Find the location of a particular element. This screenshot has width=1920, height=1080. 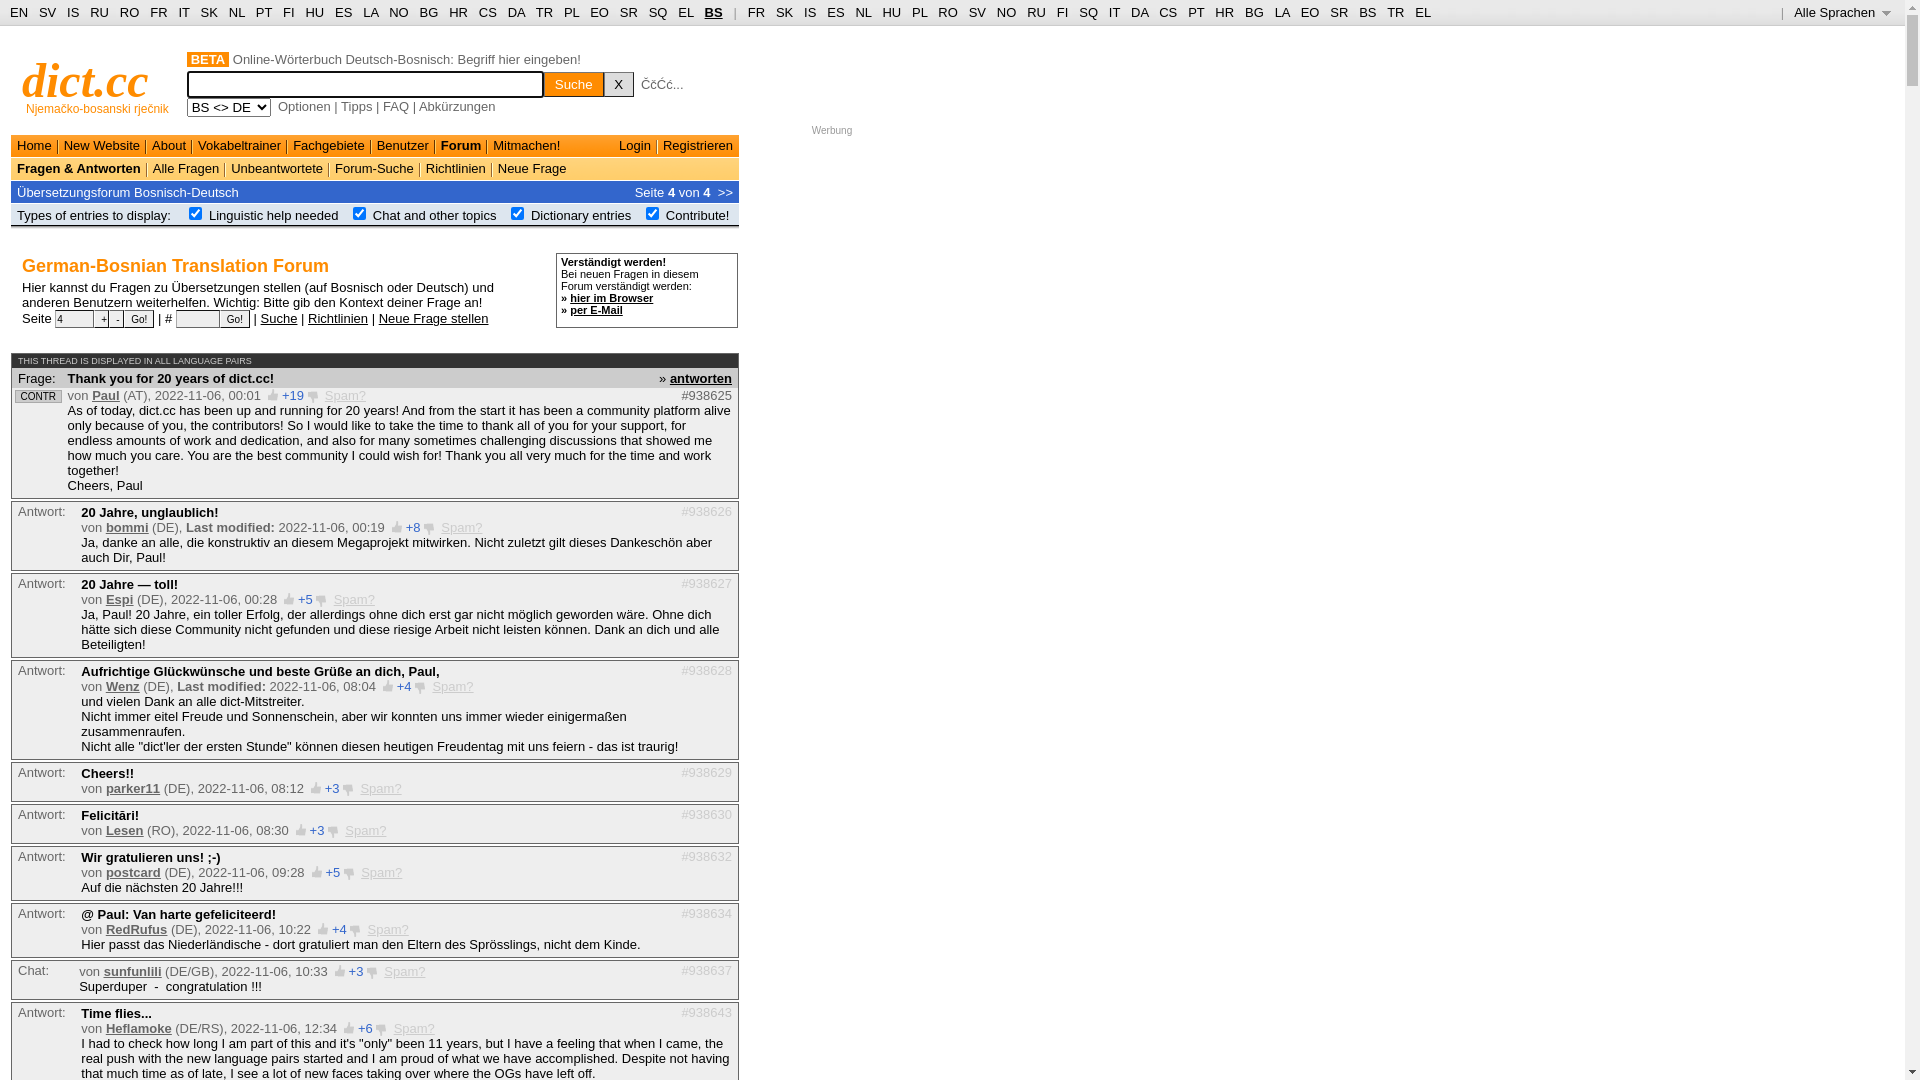

'SK' is located at coordinates (783, 12).